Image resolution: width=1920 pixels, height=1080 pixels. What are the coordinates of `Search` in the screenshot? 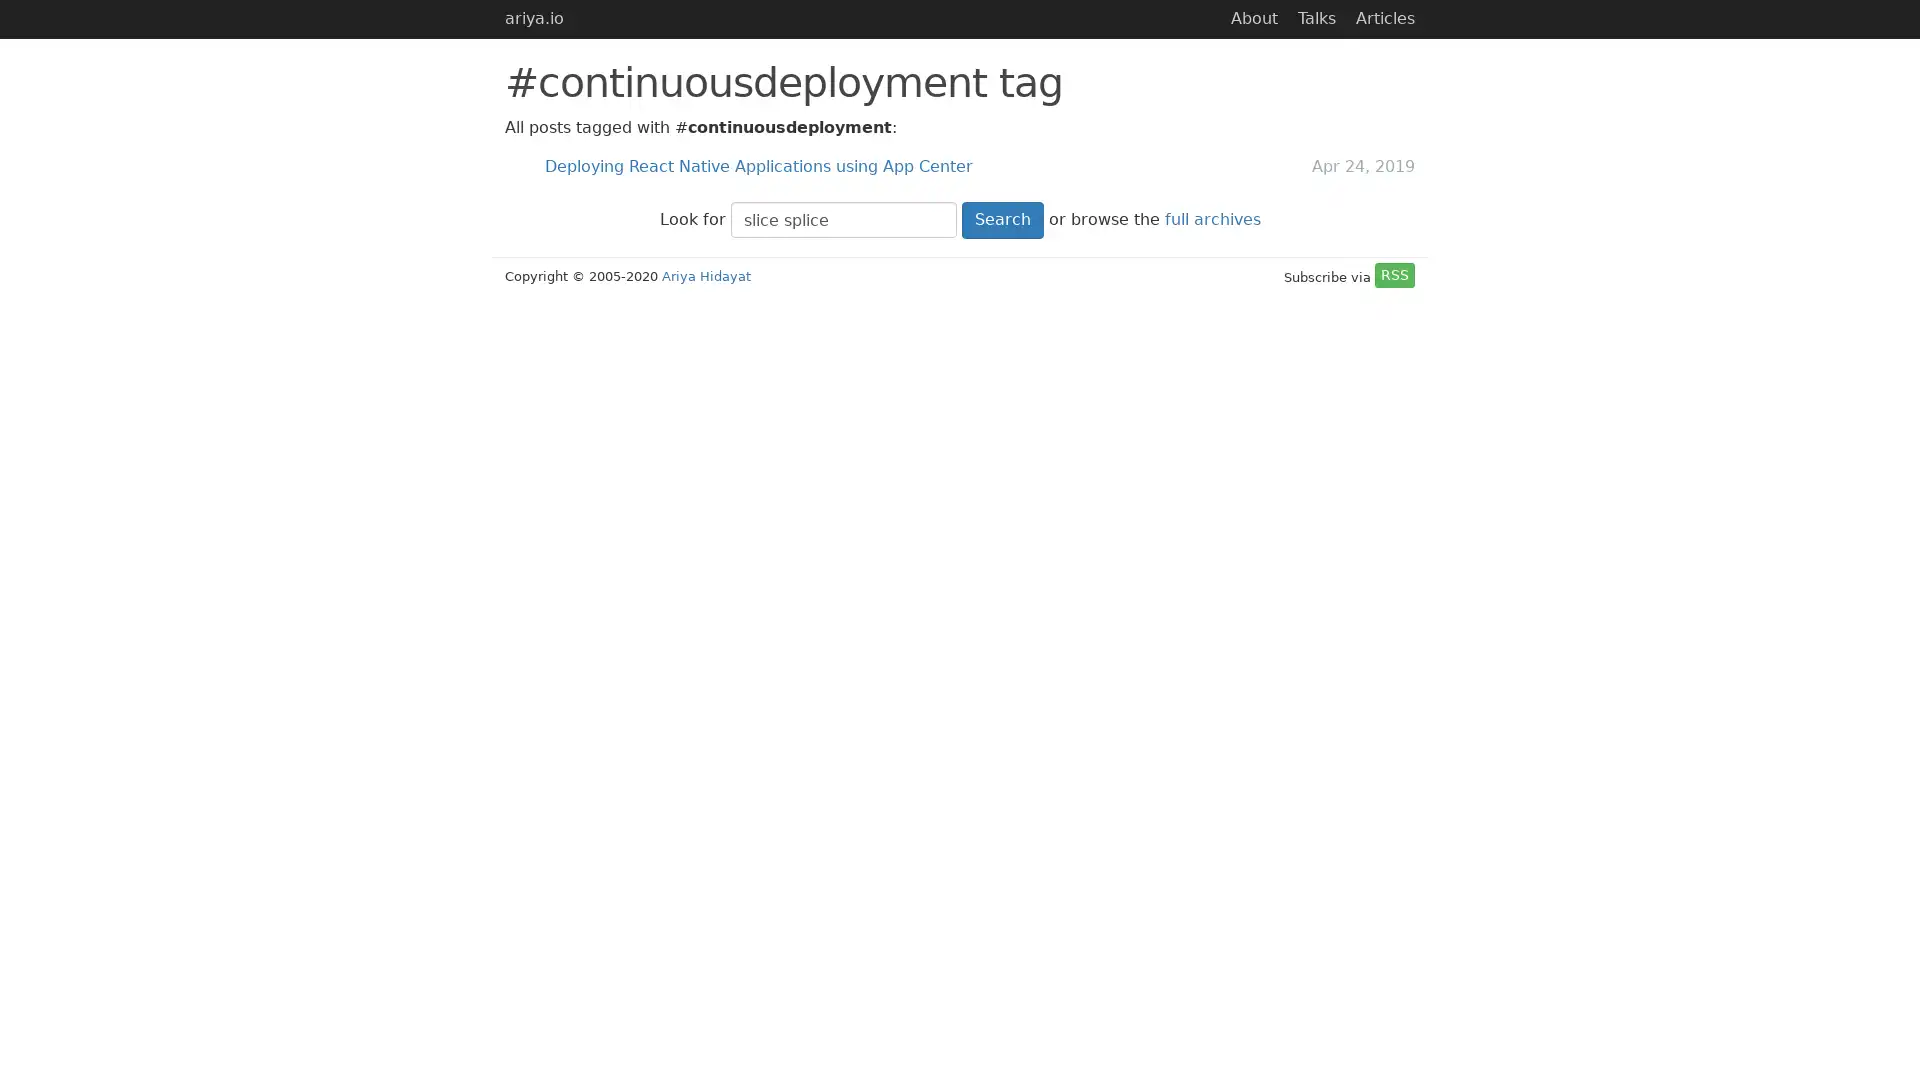 It's located at (1002, 219).